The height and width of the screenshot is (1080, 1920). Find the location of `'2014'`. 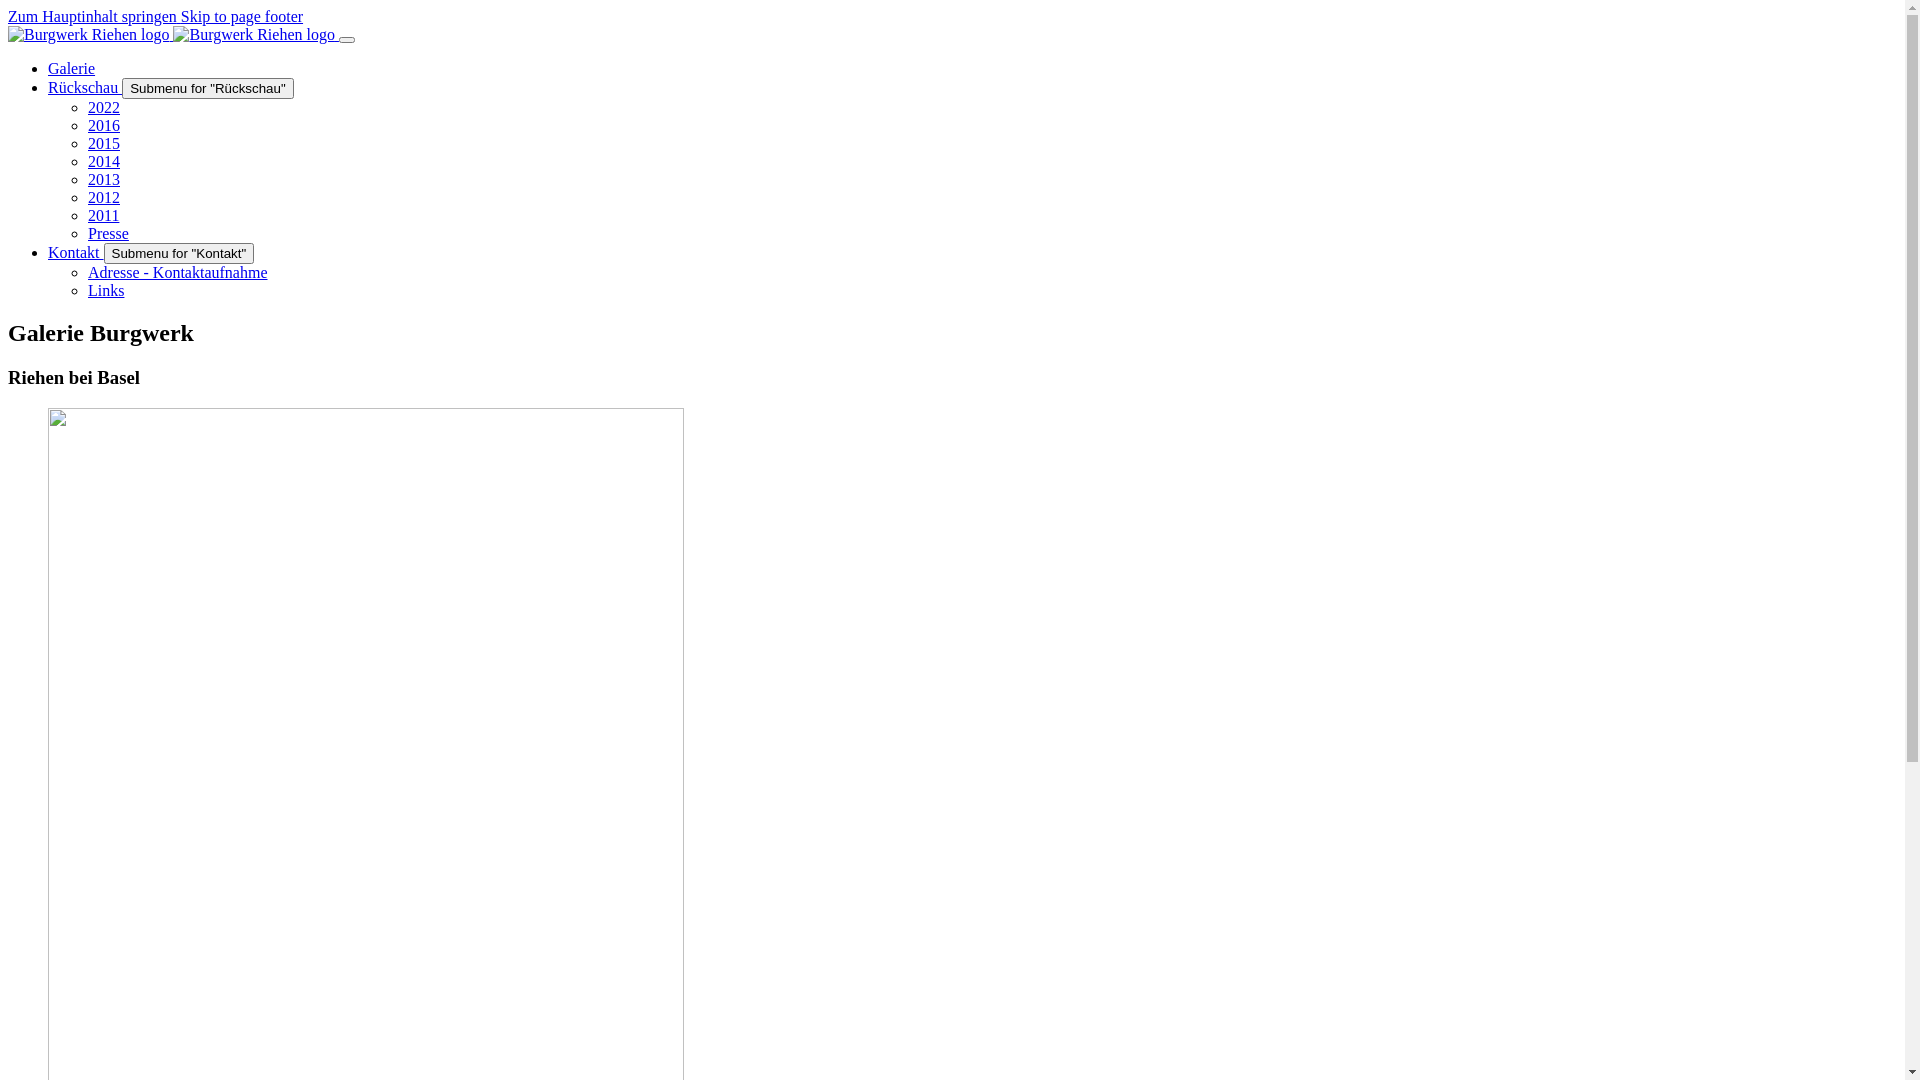

'2014' is located at coordinates (103, 160).